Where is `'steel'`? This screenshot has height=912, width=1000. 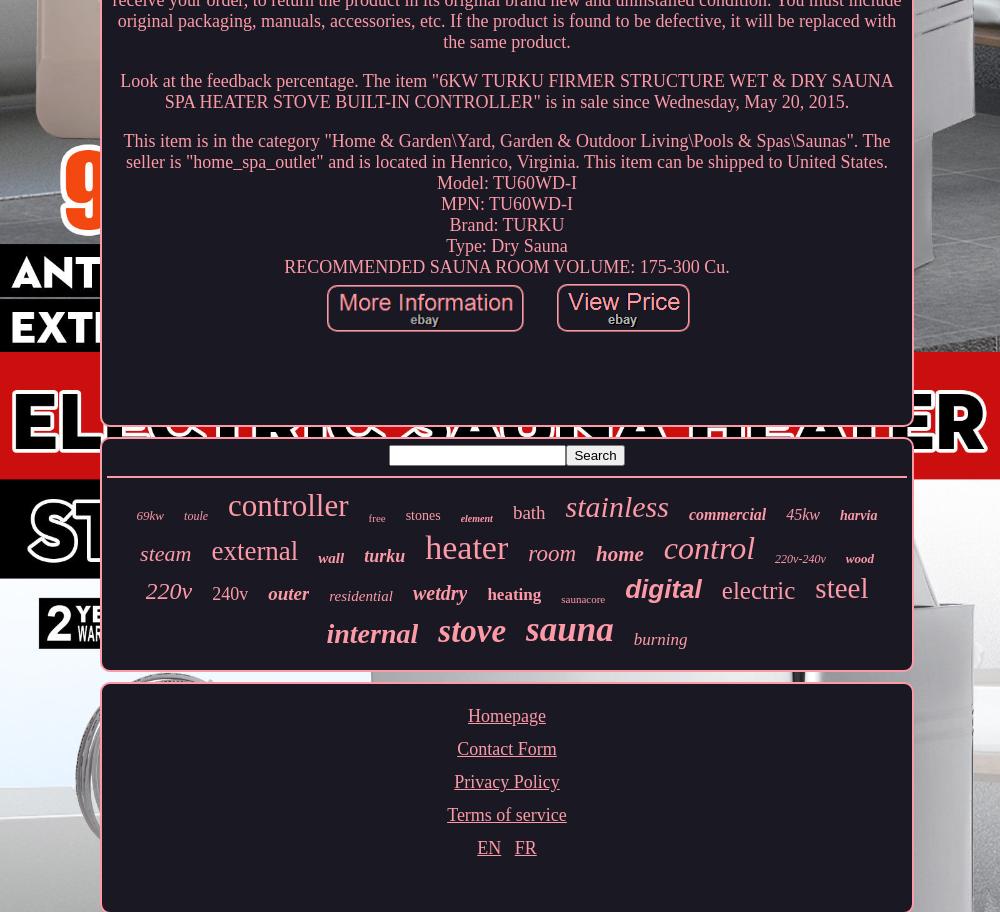
'steel' is located at coordinates (840, 585).